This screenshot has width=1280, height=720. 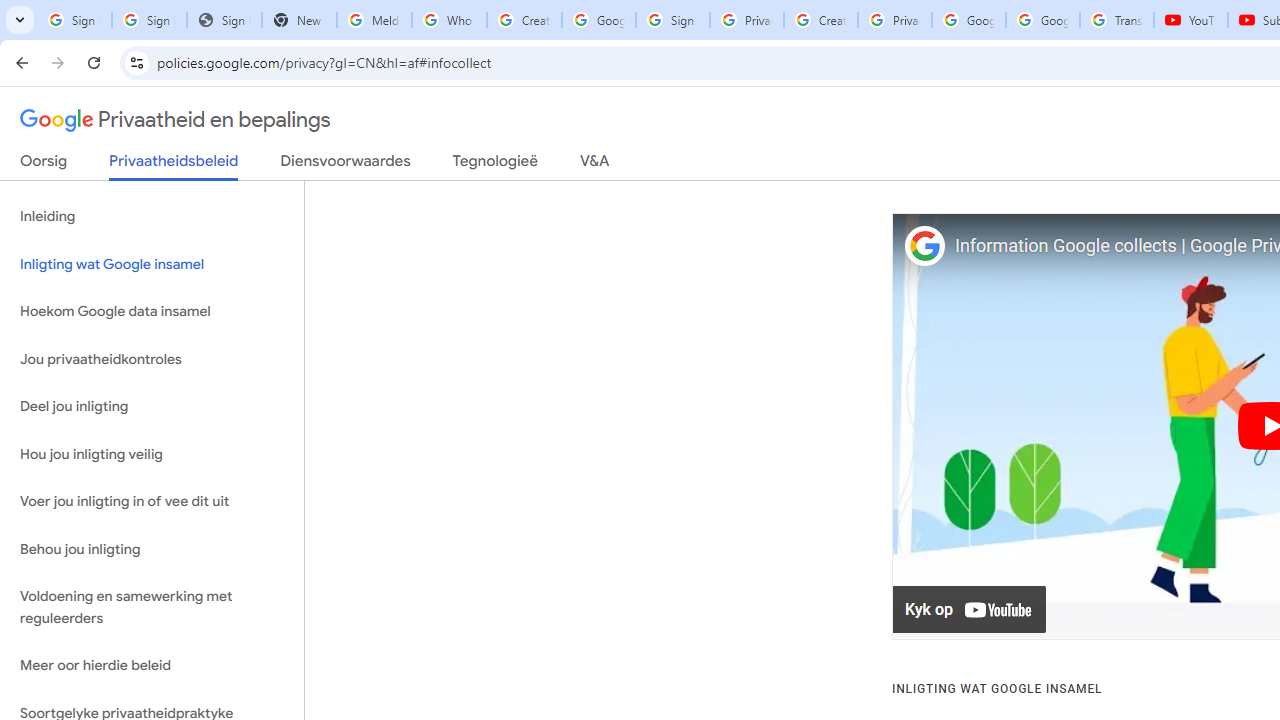 What do you see at coordinates (176, 120) in the screenshot?
I see `'Privaatheid en bepalings'` at bounding box center [176, 120].